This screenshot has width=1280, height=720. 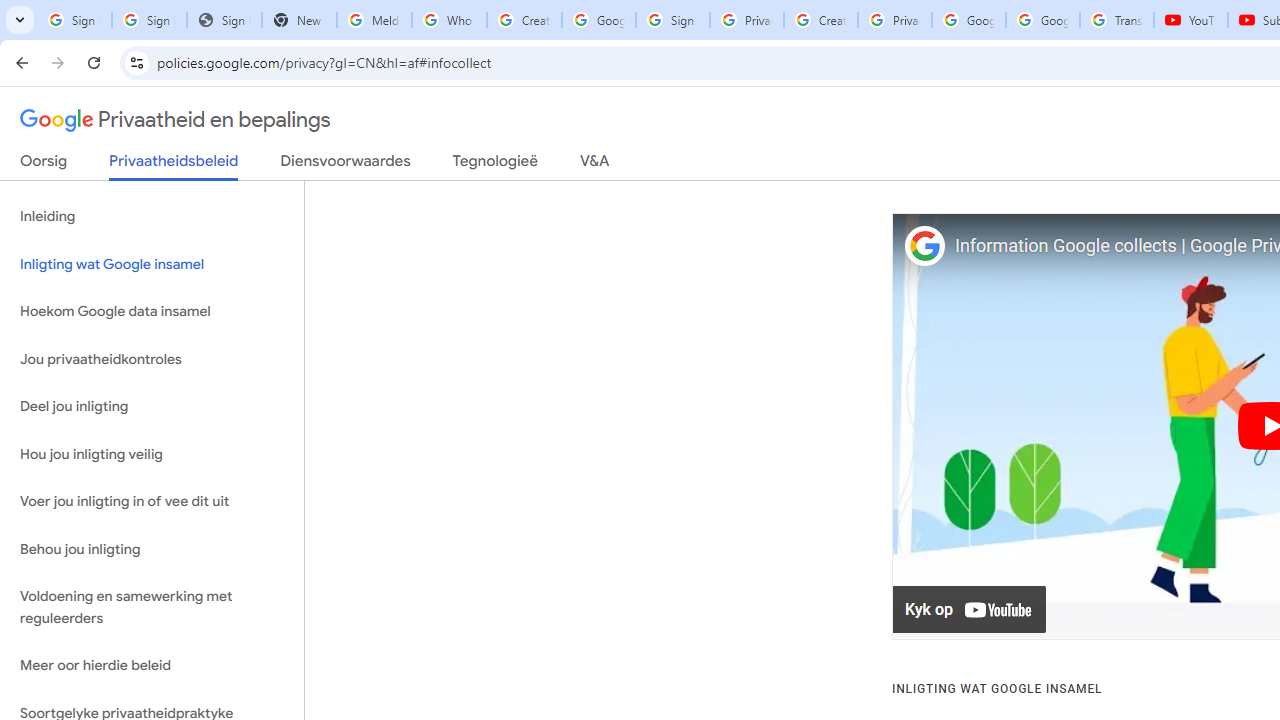 What do you see at coordinates (176, 120) in the screenshot?
I see `'Privaatheid en bepalings'` at bounding box center [176, 120].